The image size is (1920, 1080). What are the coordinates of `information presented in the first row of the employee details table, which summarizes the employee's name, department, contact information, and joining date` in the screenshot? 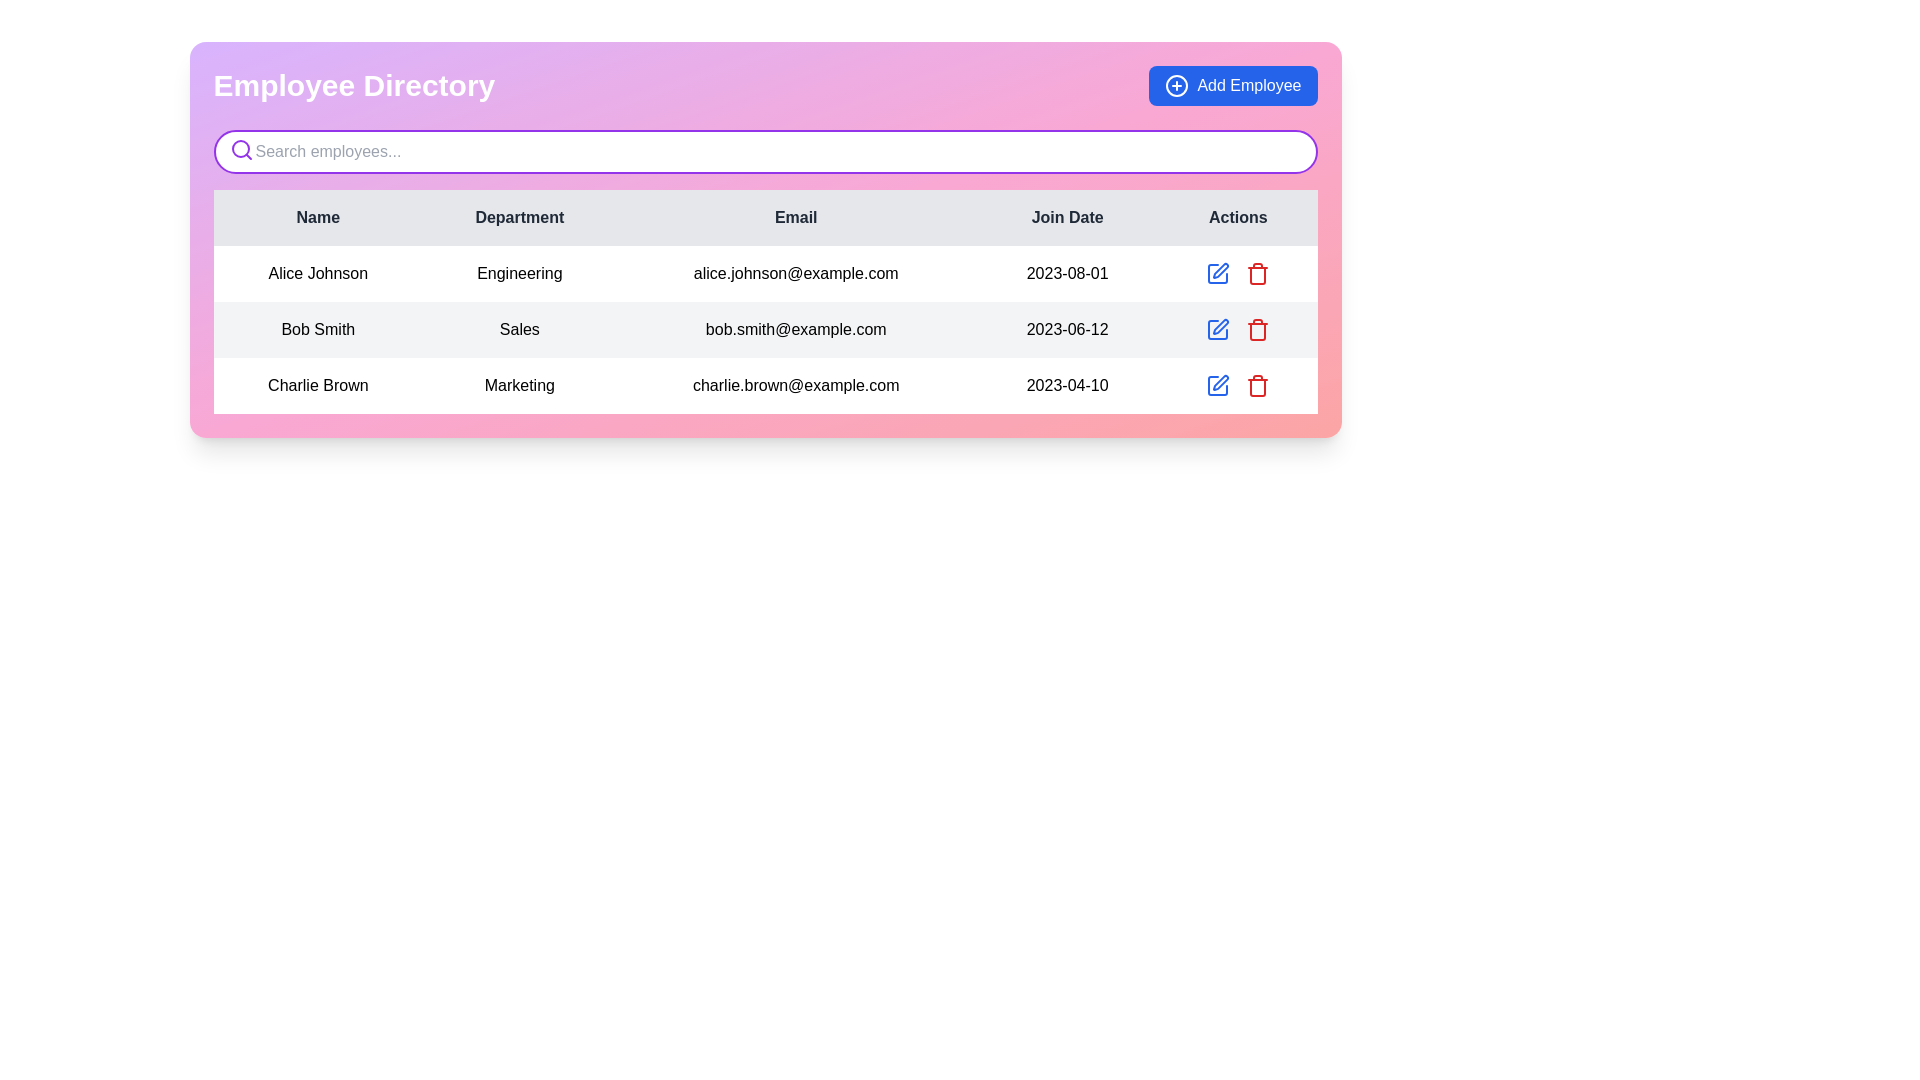 It's located at (764, 273).